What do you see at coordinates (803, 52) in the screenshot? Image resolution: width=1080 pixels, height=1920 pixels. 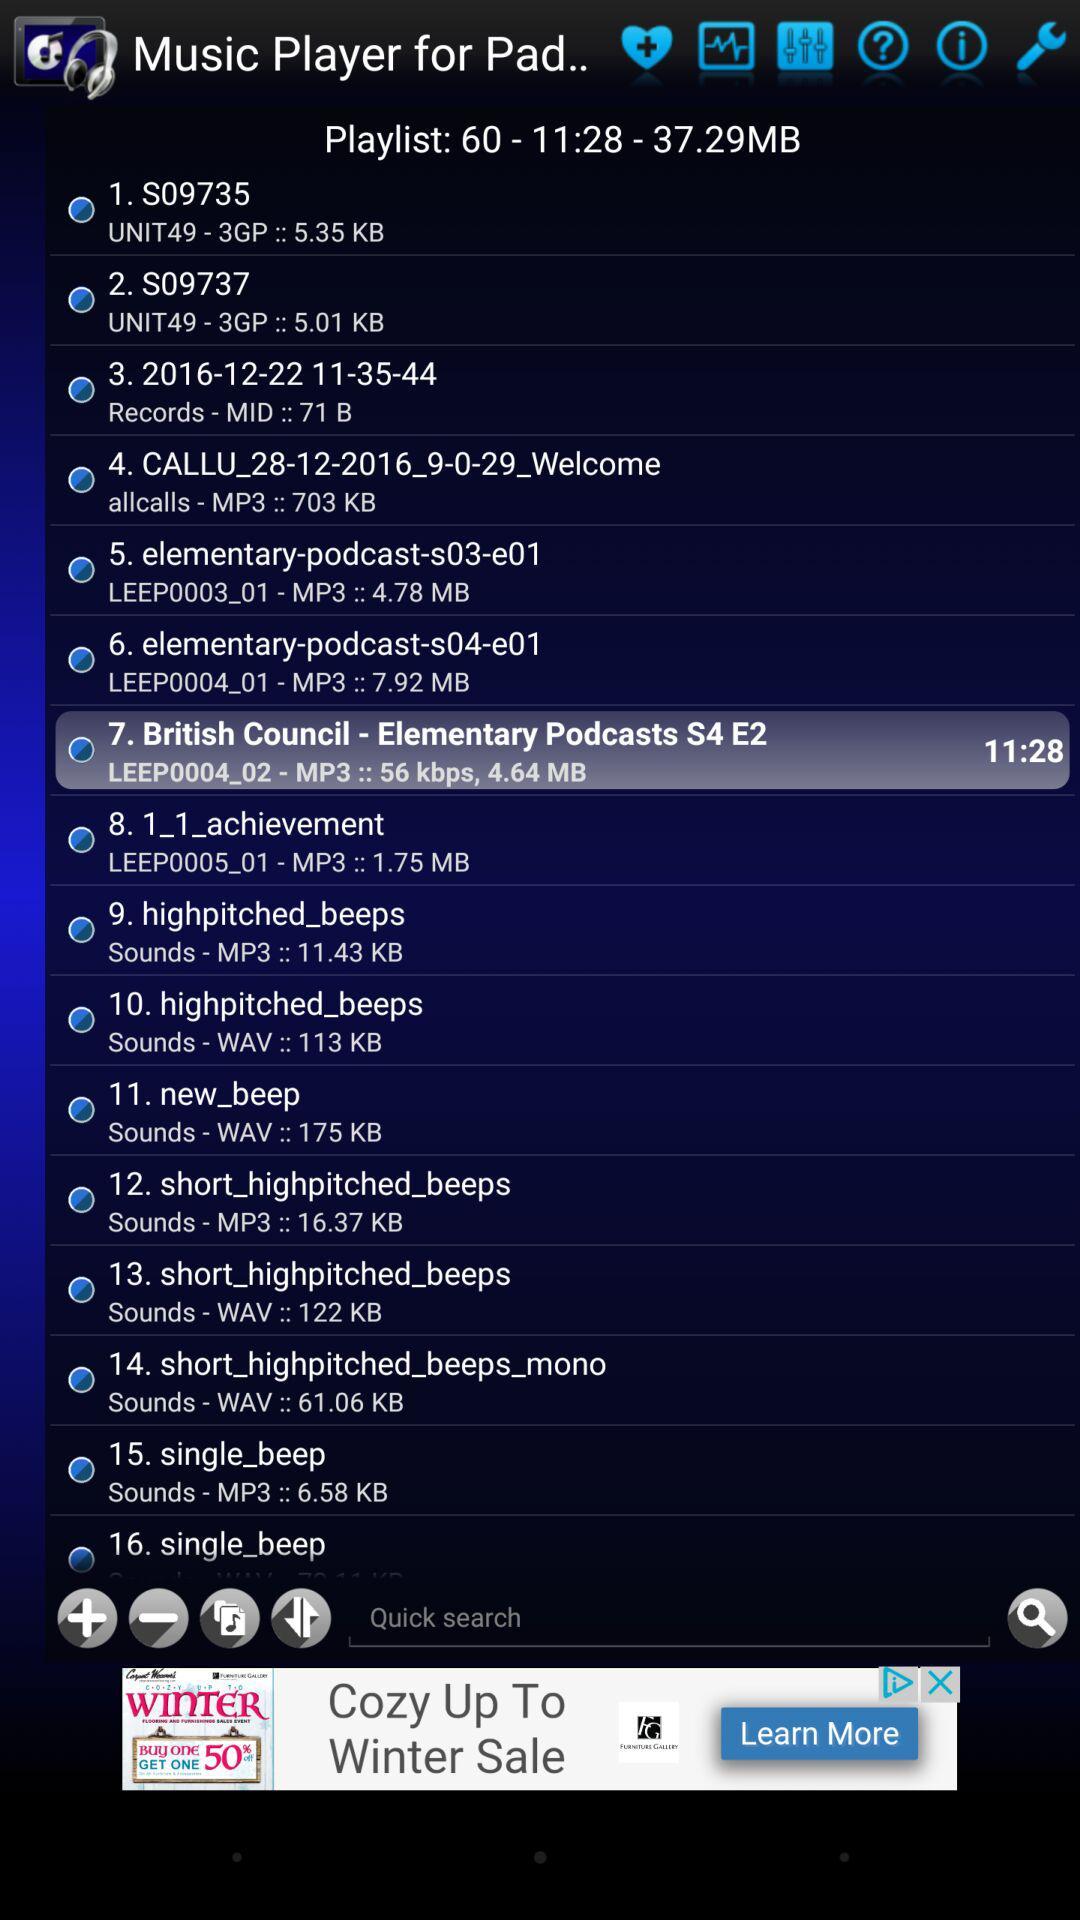 I see `musical icone` at bounding box center [803, 52].